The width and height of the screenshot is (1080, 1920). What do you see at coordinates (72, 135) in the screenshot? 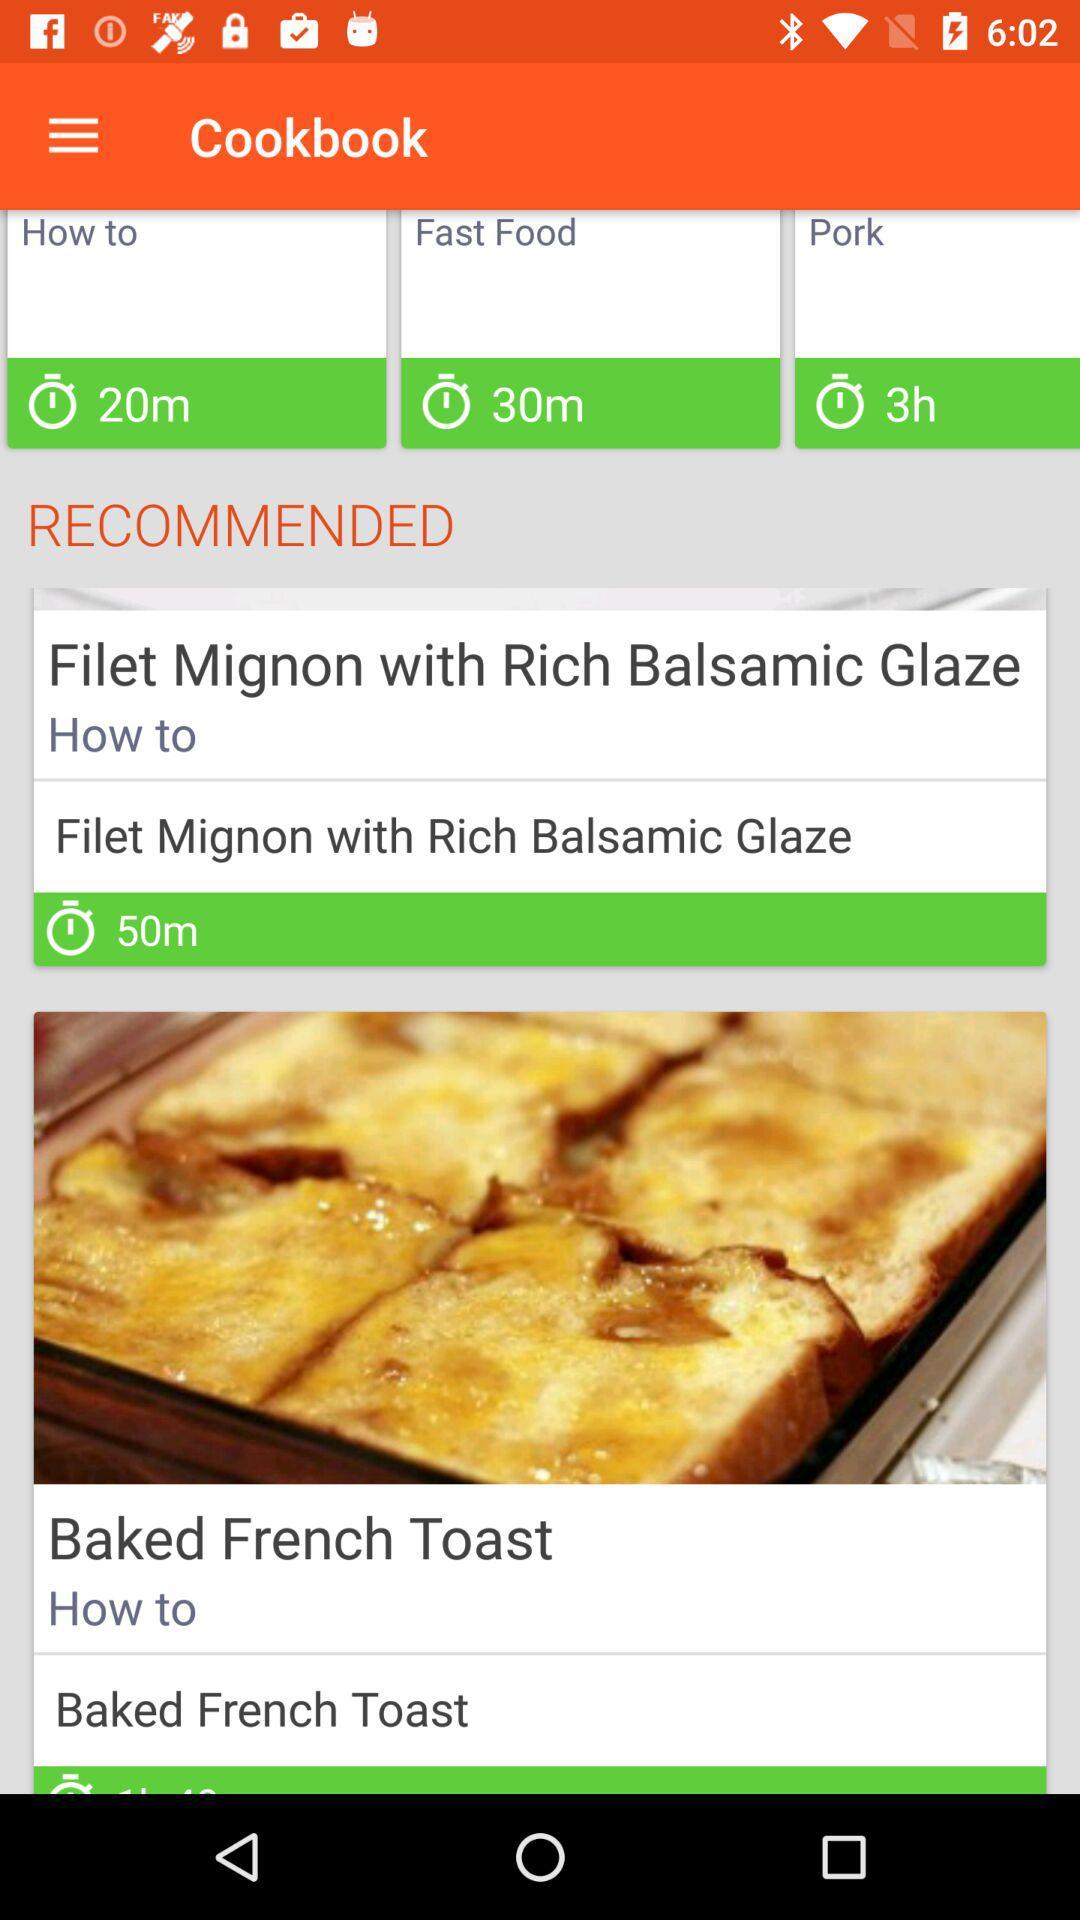
I see `icon above how to` at bounding box center [72, 135].